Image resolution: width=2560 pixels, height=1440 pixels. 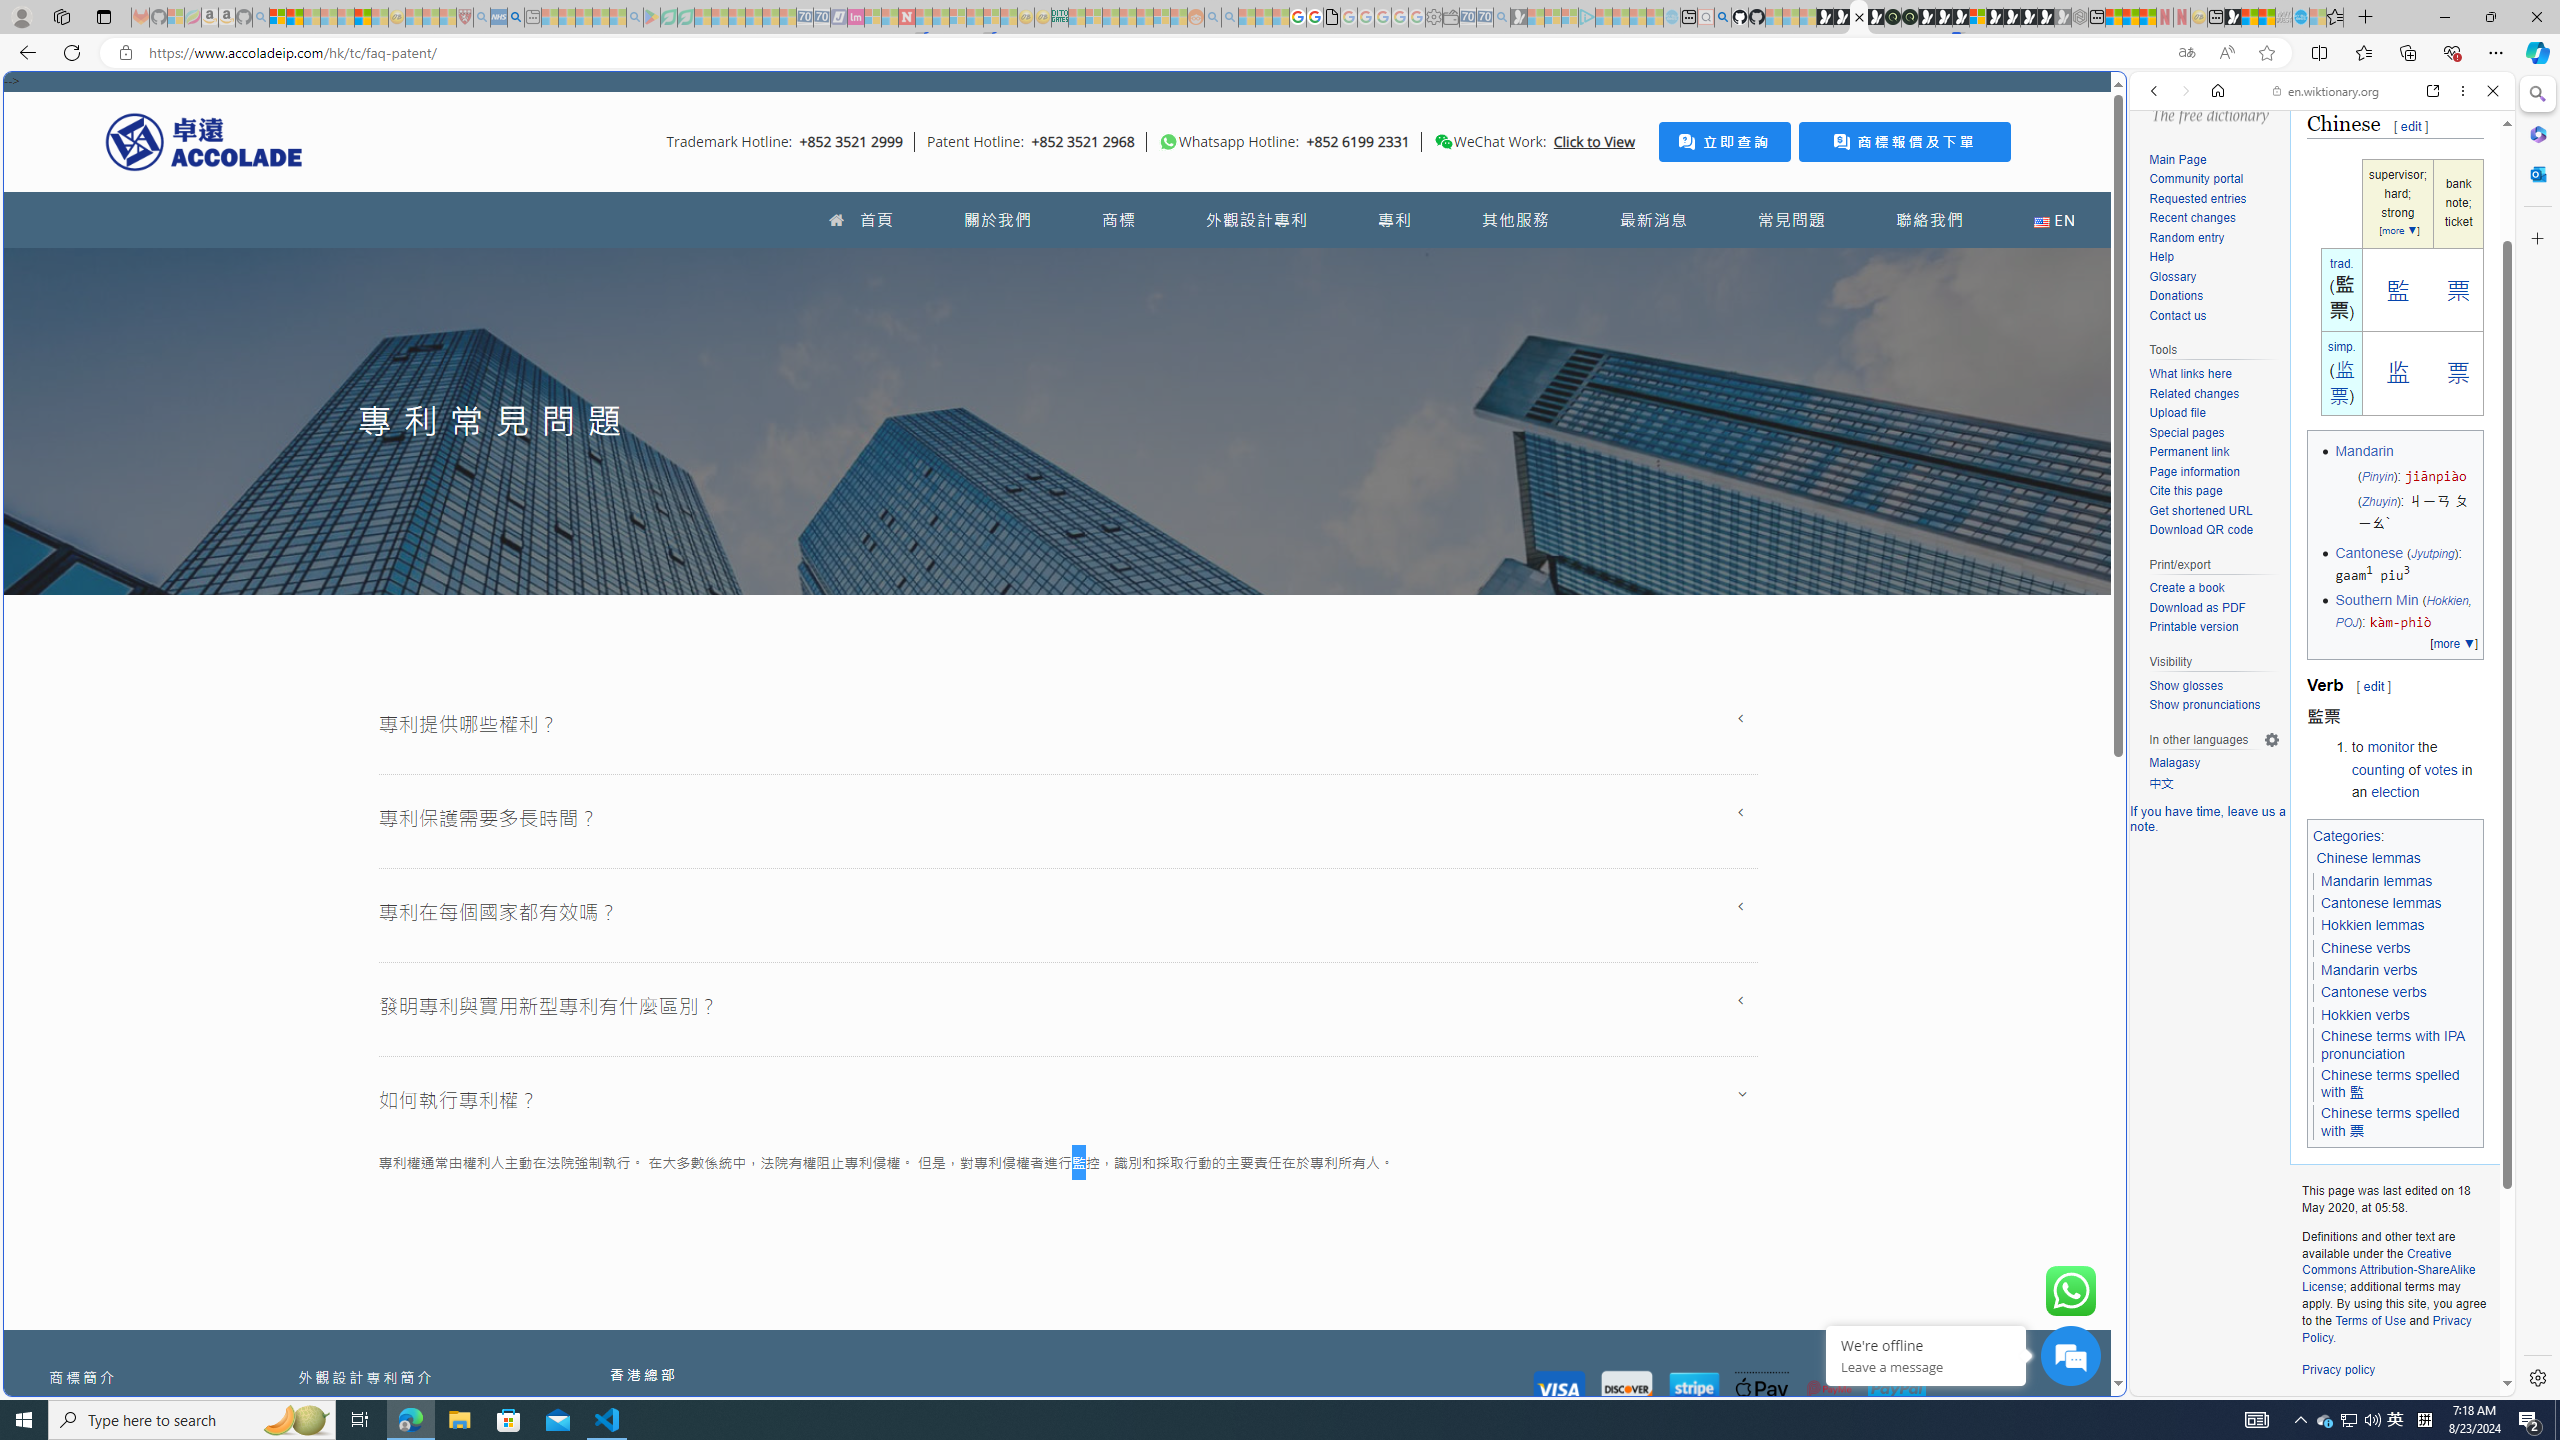 What do you see at coordinates (2373, 685) in the screenshot?
I see `'edit'` at bounding box center [2373, 685].